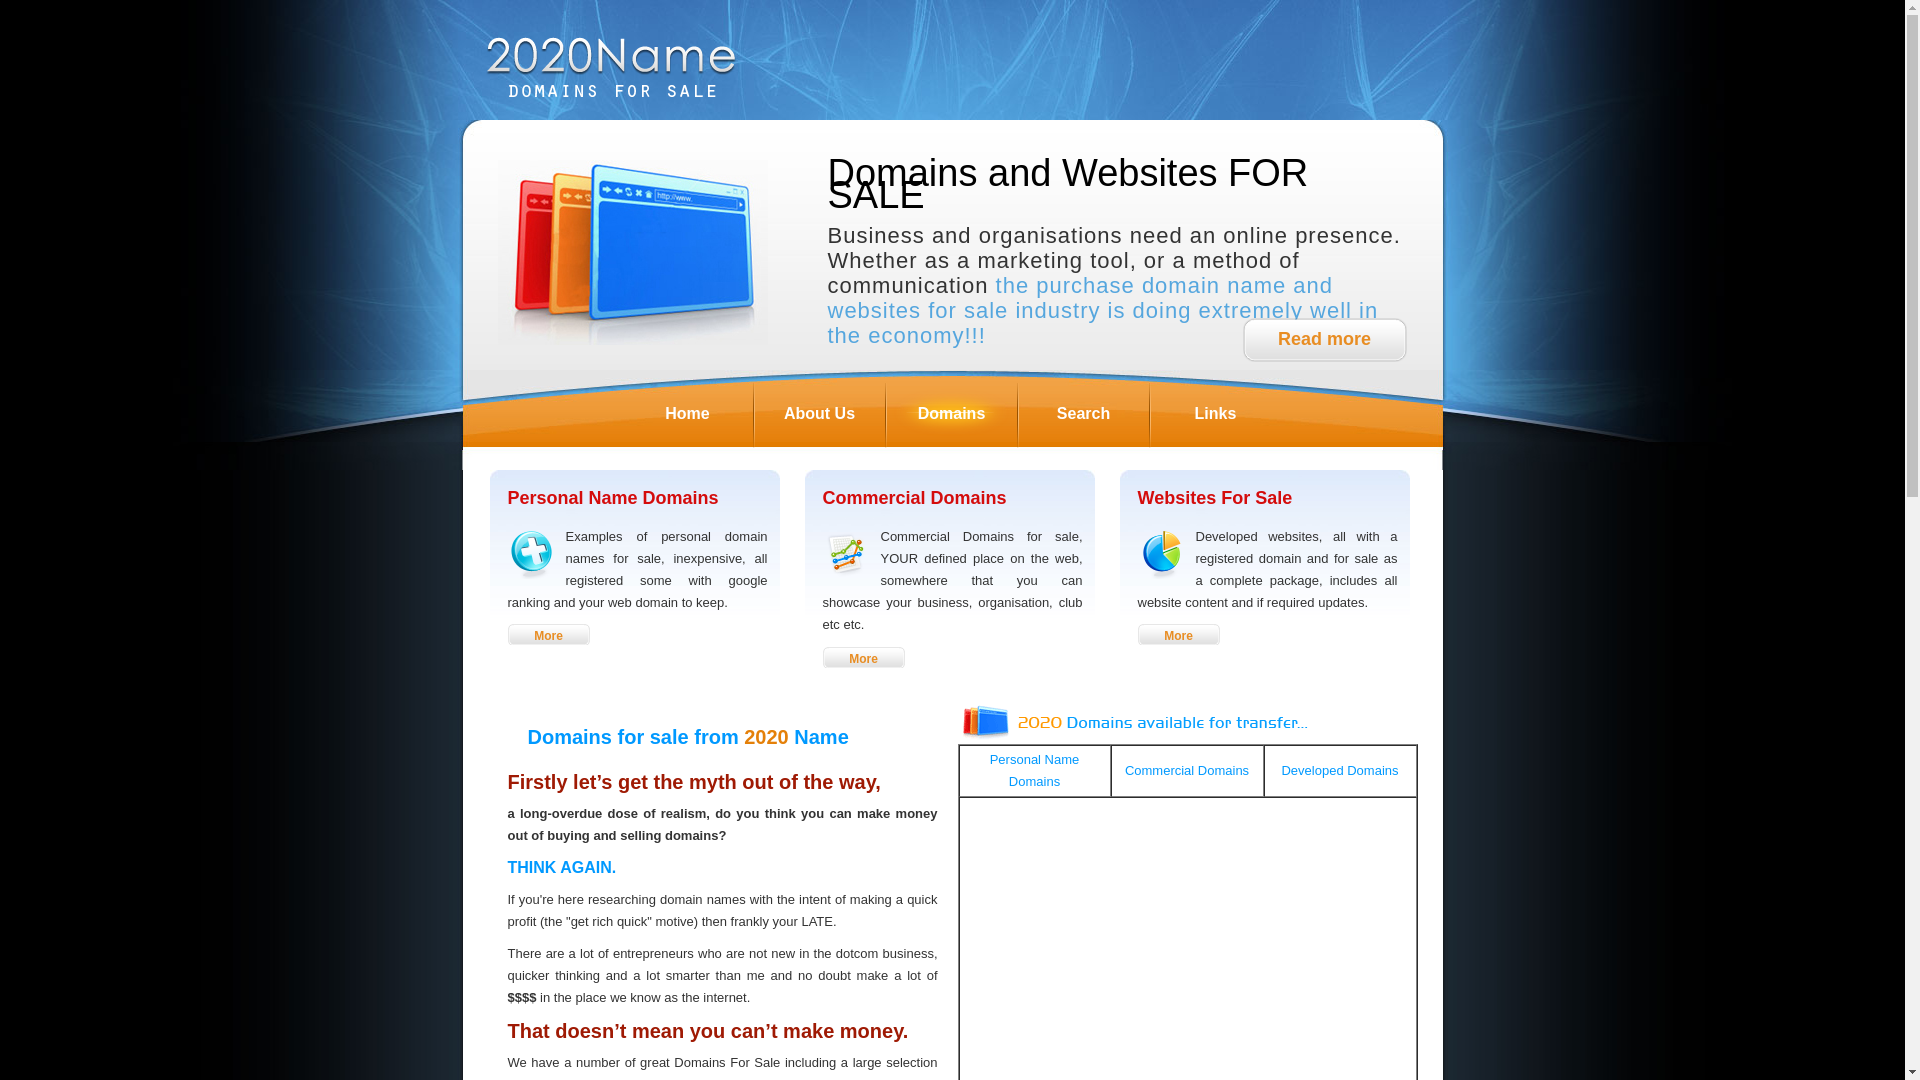 This screenshot has height=1080, width=1920. I want to click on 'Home', so click(686, 411).